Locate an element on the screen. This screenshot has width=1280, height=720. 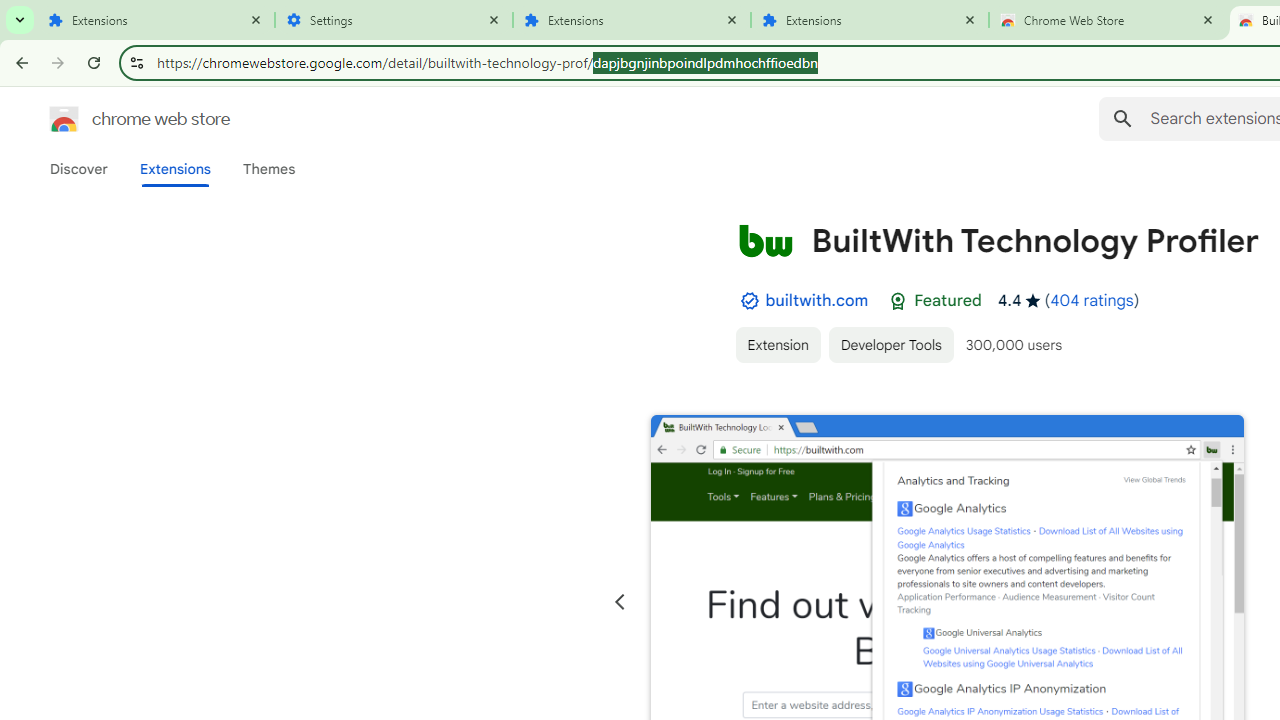
'Item logo image for BuiltWith Technology Profiler' is located at coordinates (764, 239).